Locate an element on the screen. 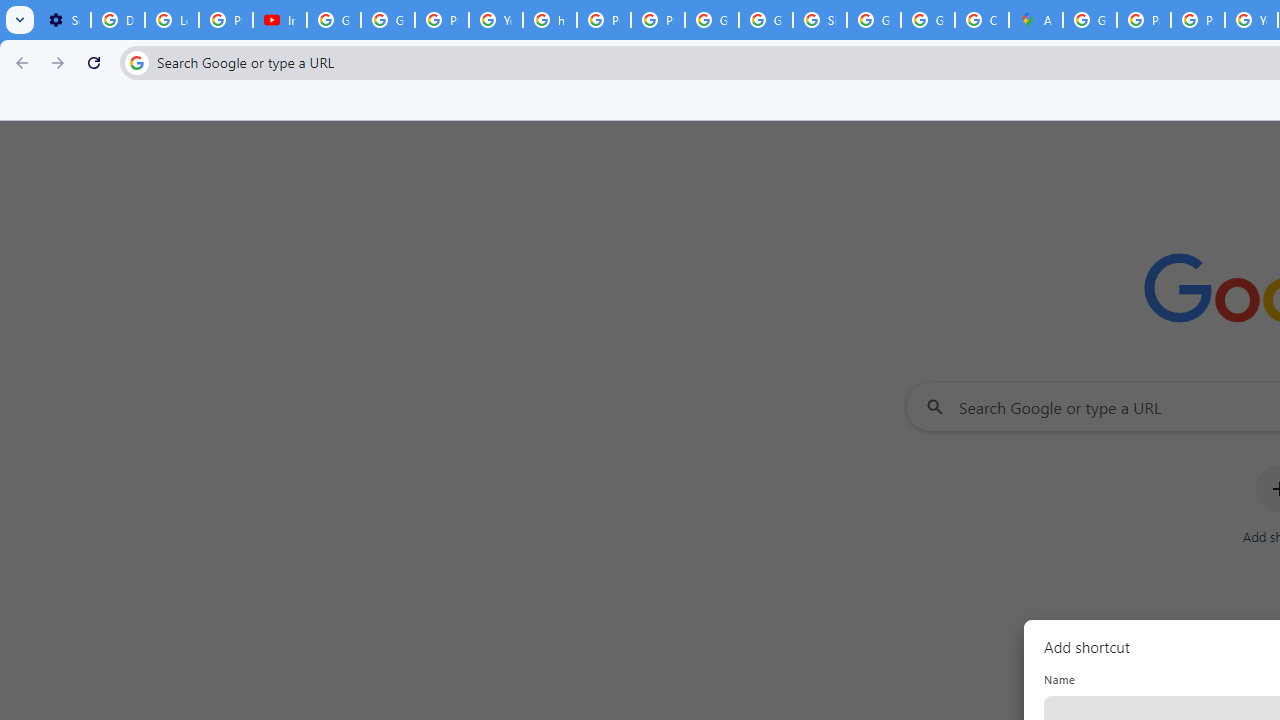 The height and width of the screenshot is (720, 1280). 'Google Account Help' is located at coordinates (387, 20).